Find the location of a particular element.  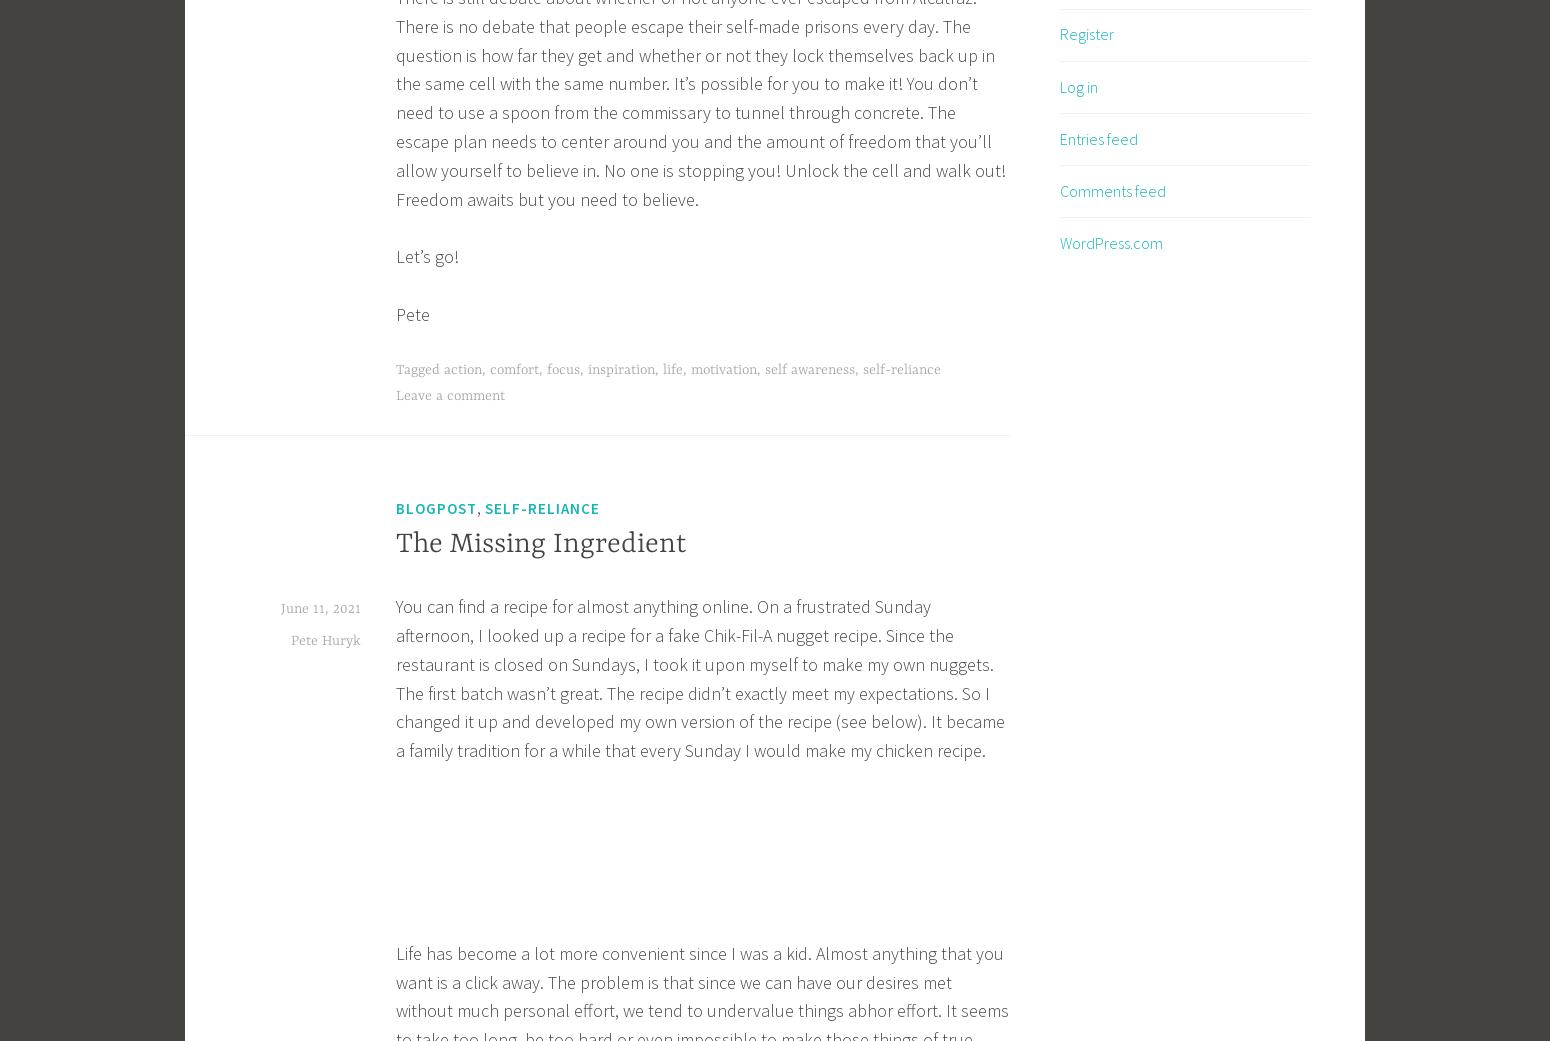

'WordPress.com' is located at coordinates (1110, 241).